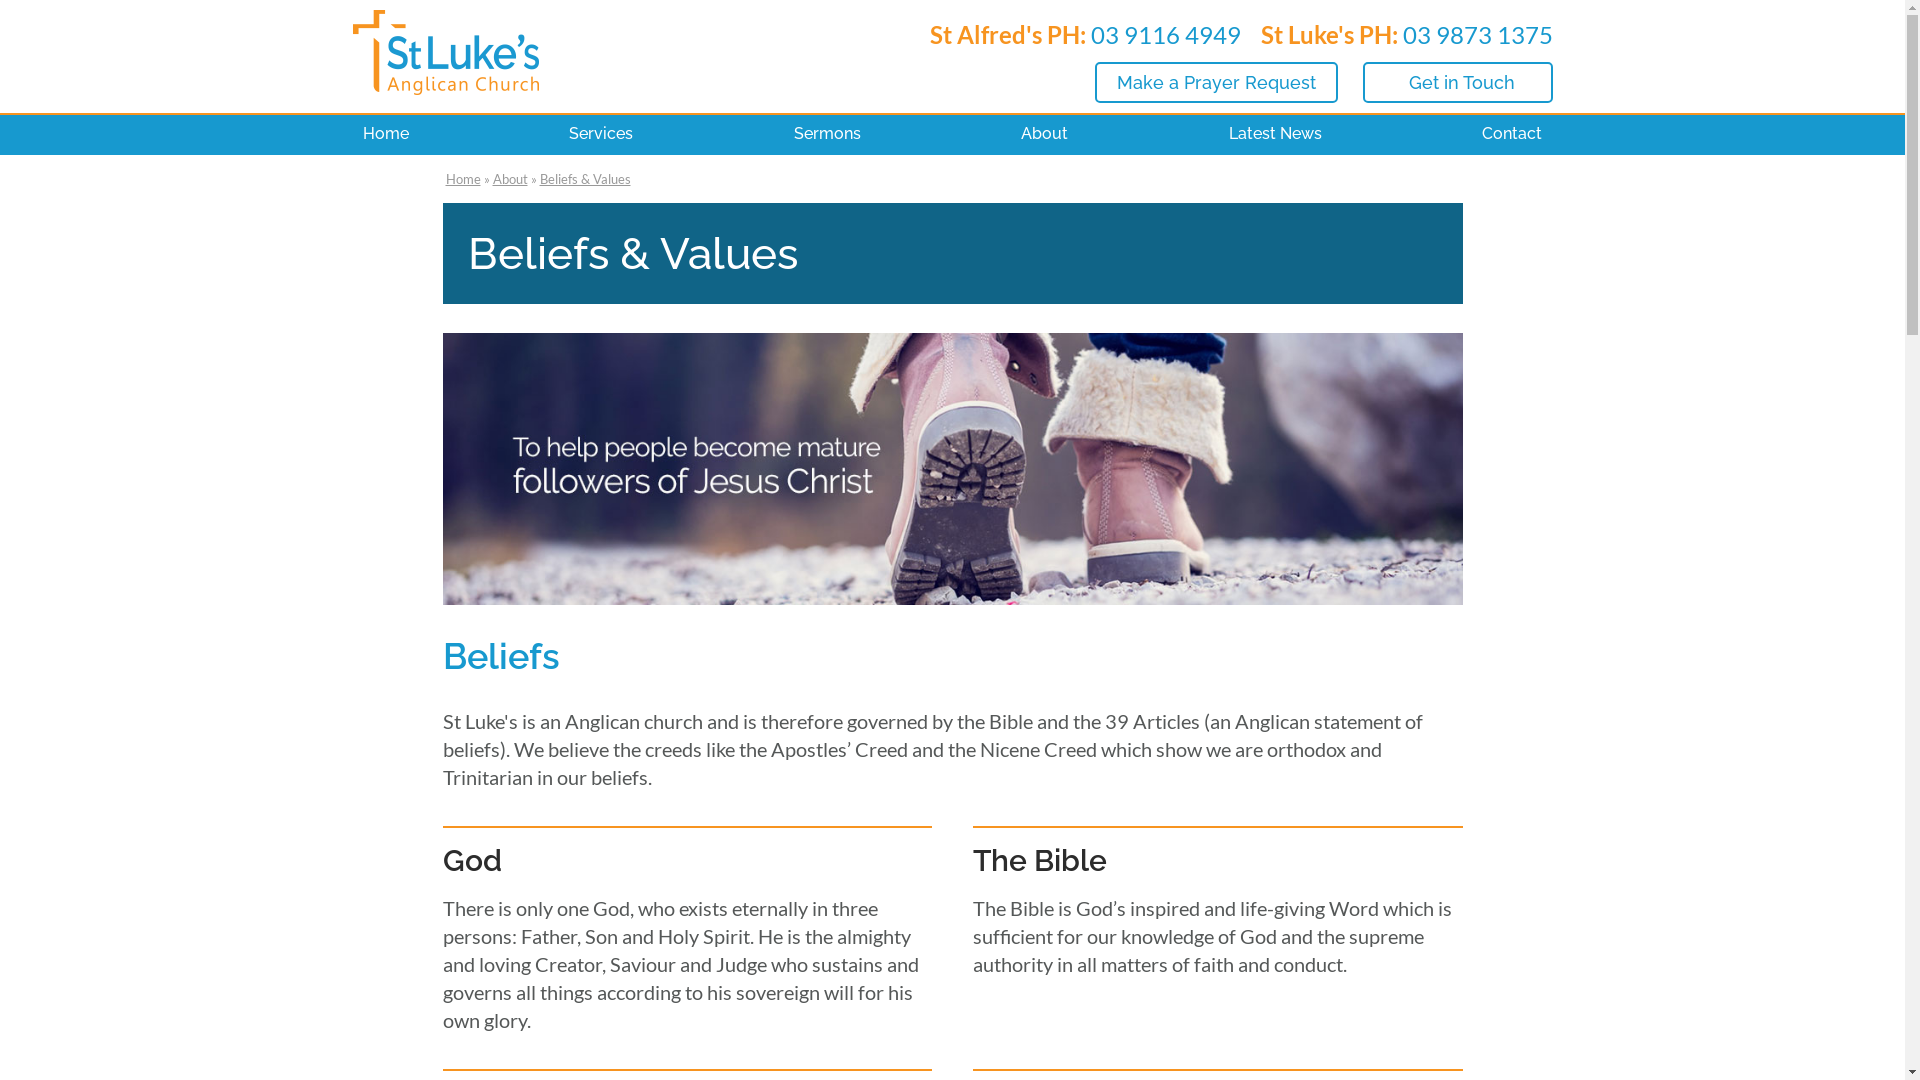 The width and height of the screenshot is (1920, 1080). What do you see at coordinates (827, 135) in the screenshot?
I see `'Sermons'` at bounding box center [827, 135].